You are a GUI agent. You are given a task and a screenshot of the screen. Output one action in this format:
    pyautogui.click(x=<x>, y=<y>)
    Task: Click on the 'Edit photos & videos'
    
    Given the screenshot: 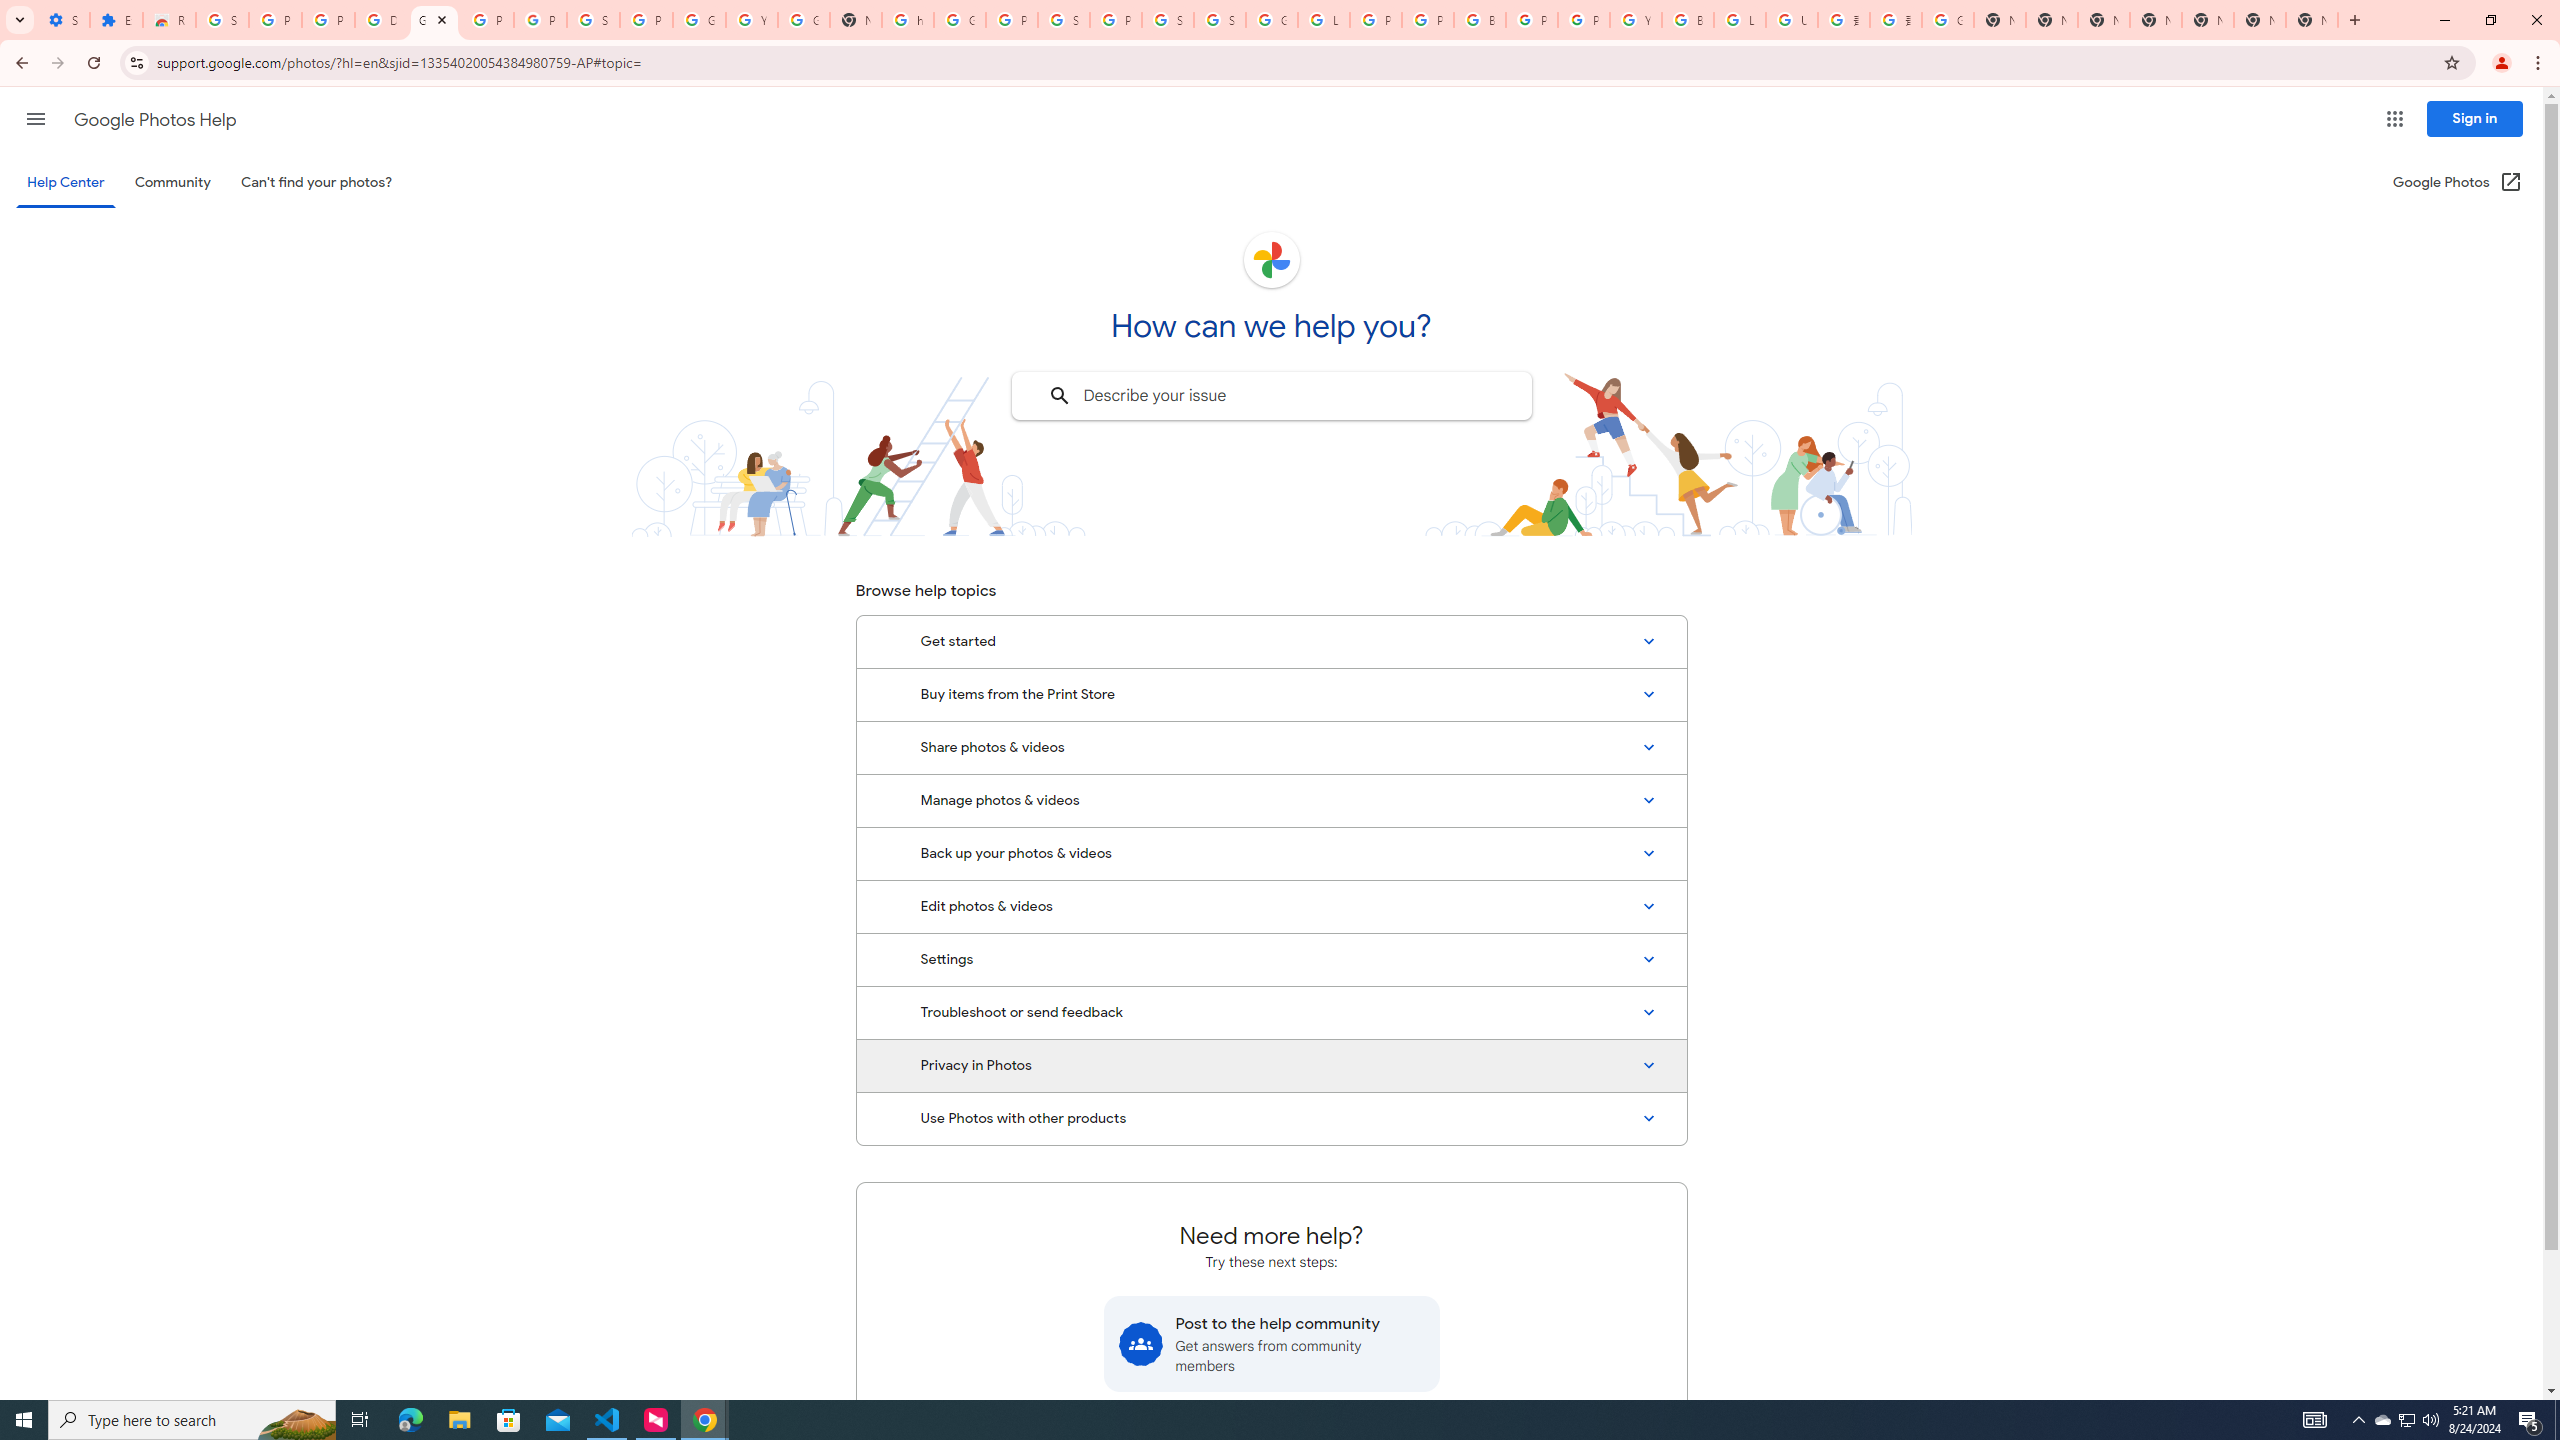 What is the action you would take?
    pyautogui.click(x=1271, y=907)
    